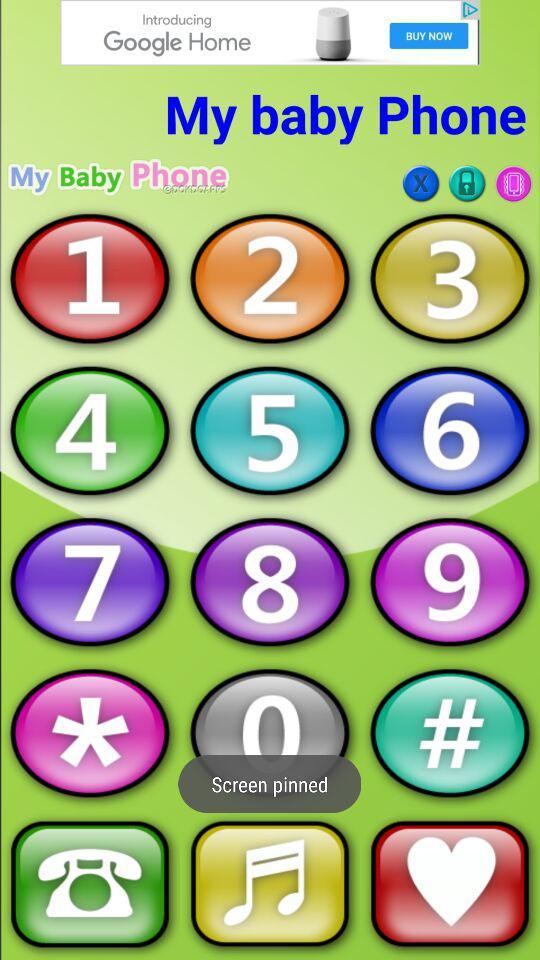 This screenshot has height=960, width=540. What do you see at coordinates (270, 31) in the screenshot?
I see `its an advertisement` at bounding box center [270, 31].